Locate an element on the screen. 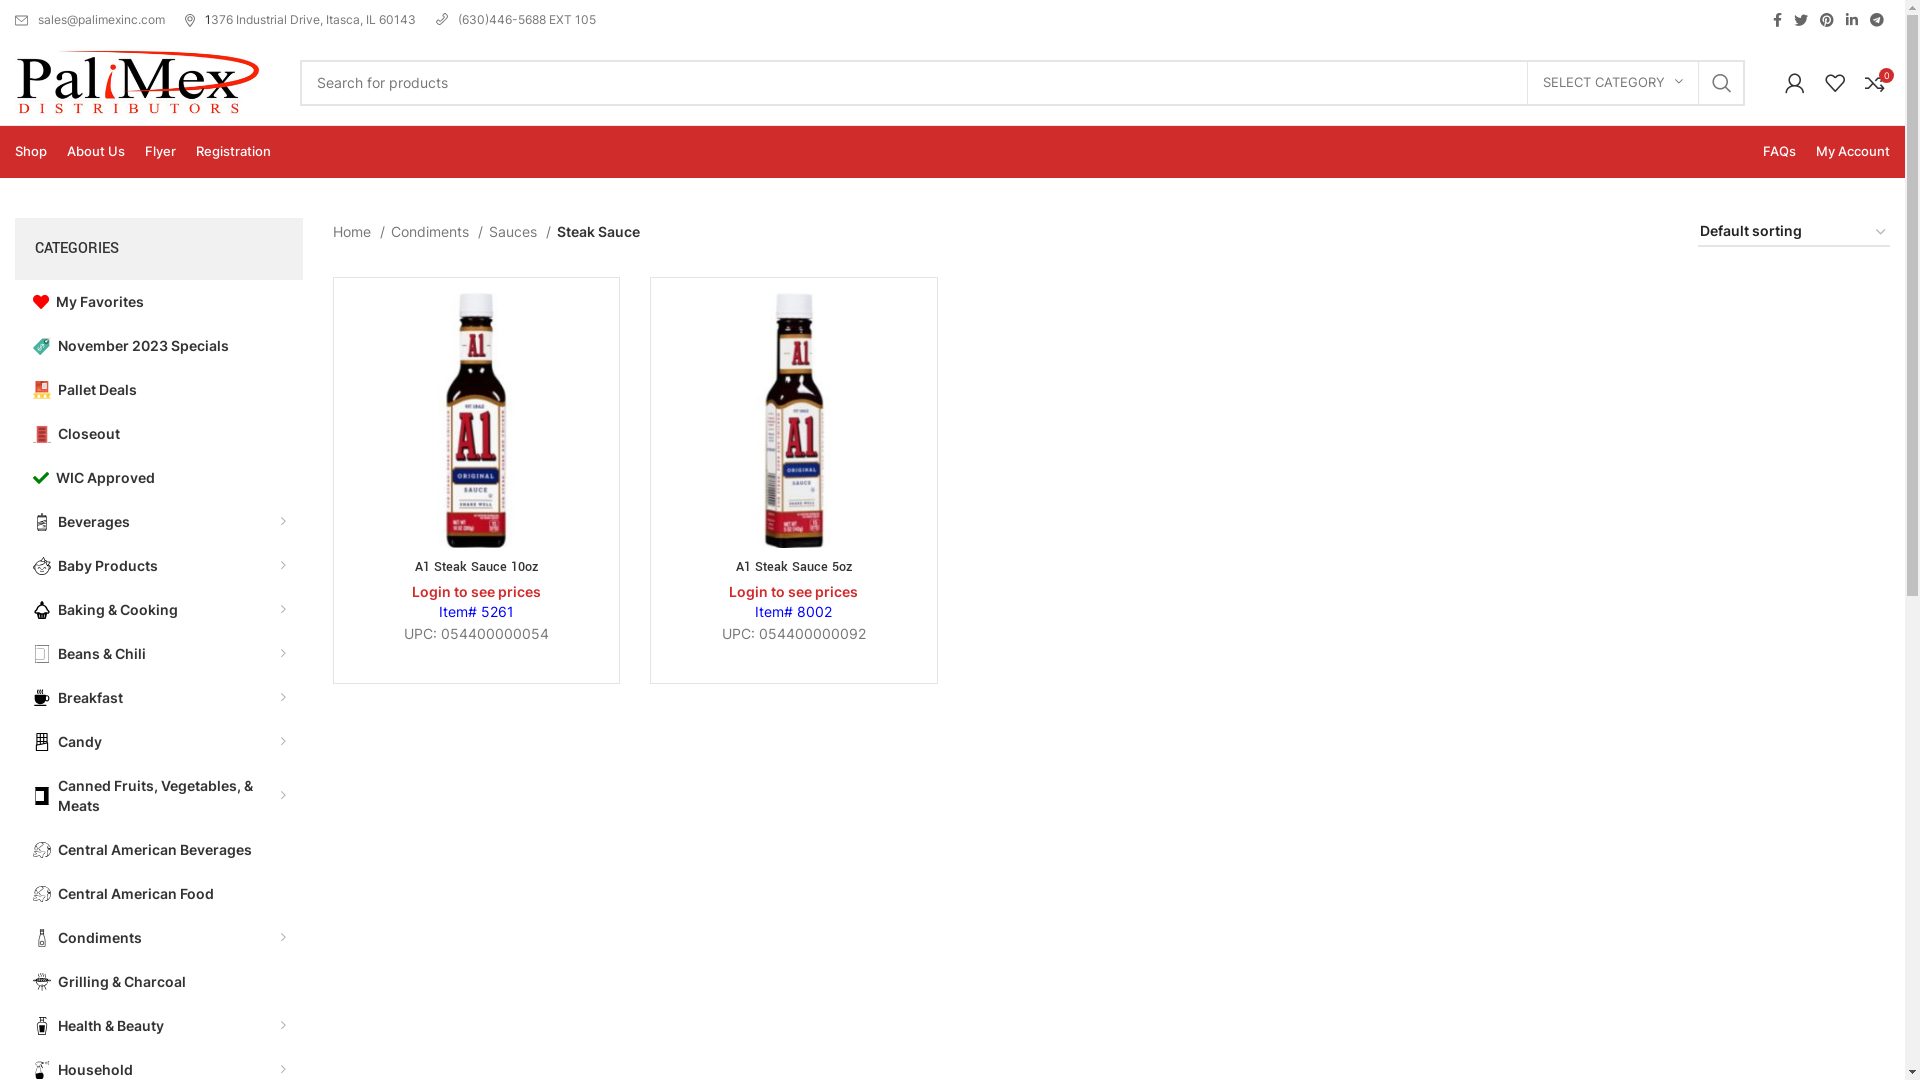 This screenshot has height=1080, width=1920. 'My Wishlist' is located at coordinates (1814, 80).